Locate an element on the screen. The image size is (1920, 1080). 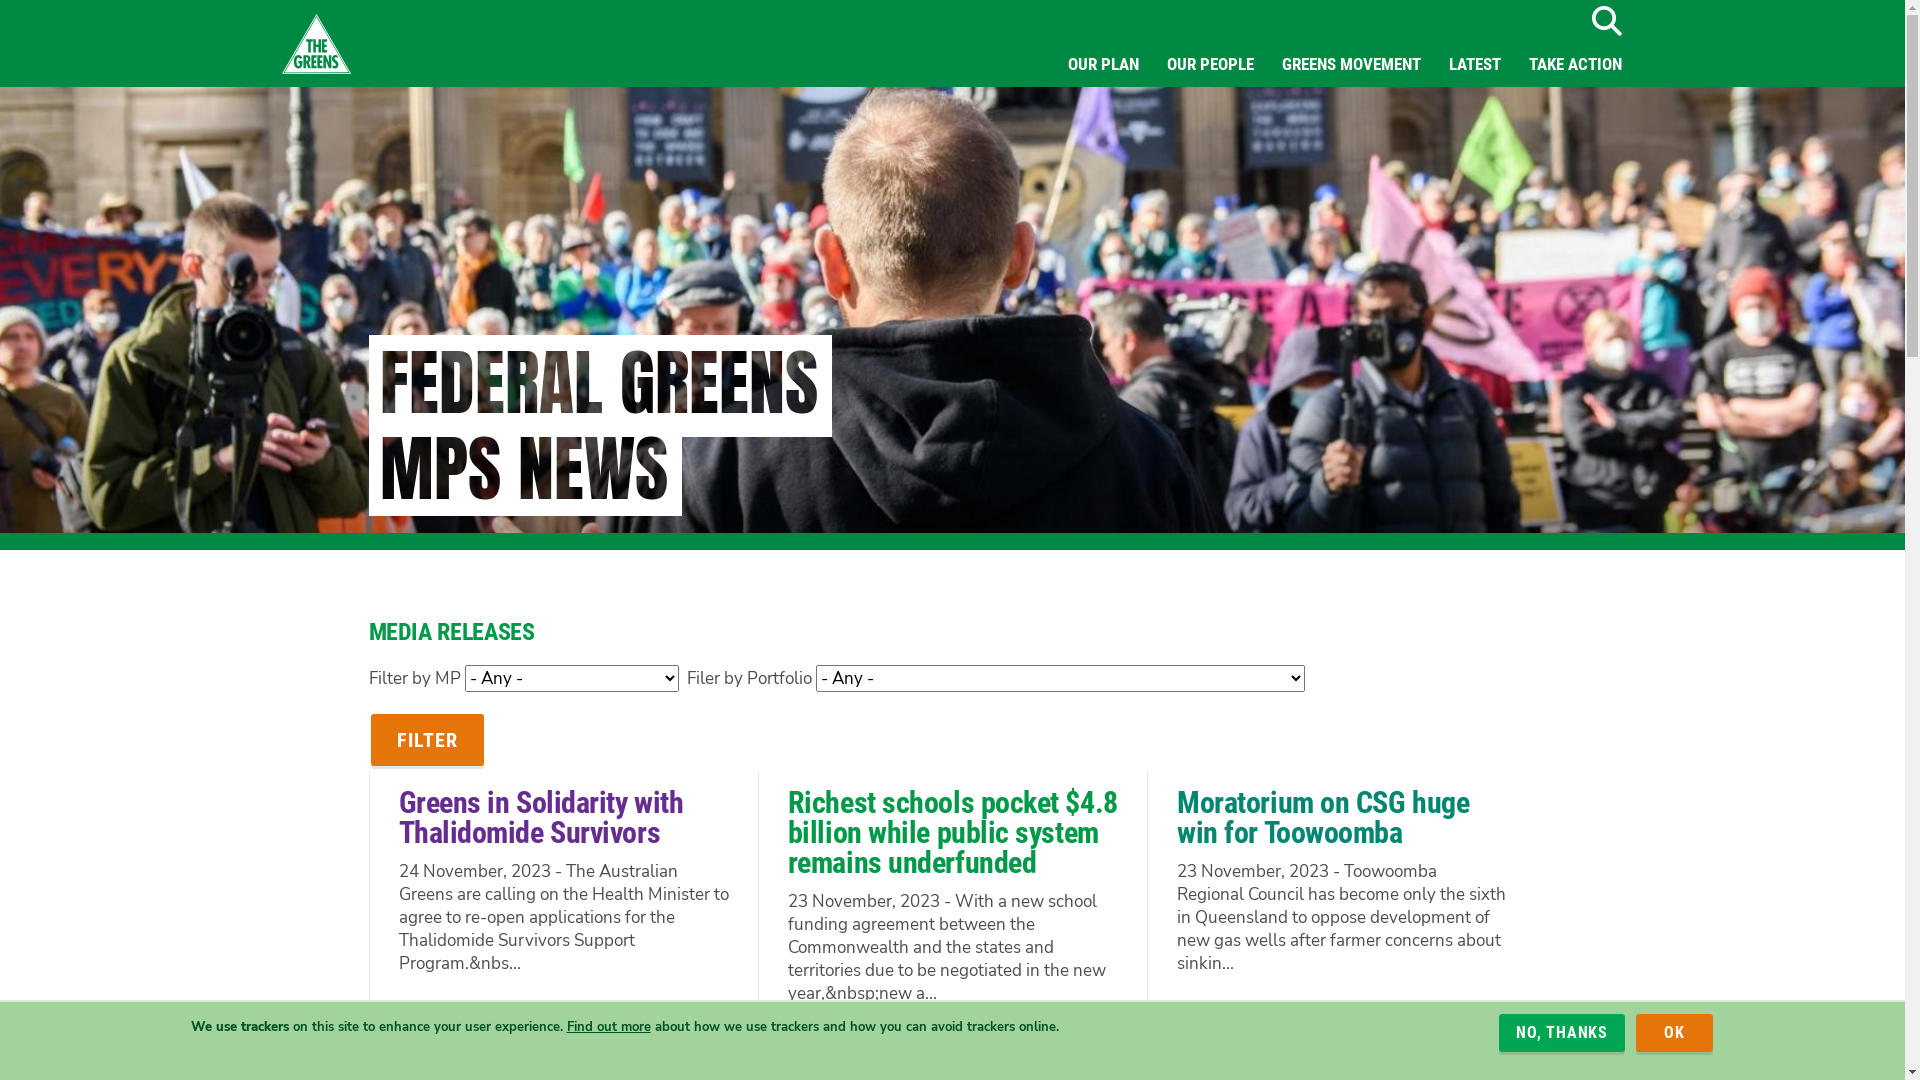
'Filter' is located at coordinates (425, 740).